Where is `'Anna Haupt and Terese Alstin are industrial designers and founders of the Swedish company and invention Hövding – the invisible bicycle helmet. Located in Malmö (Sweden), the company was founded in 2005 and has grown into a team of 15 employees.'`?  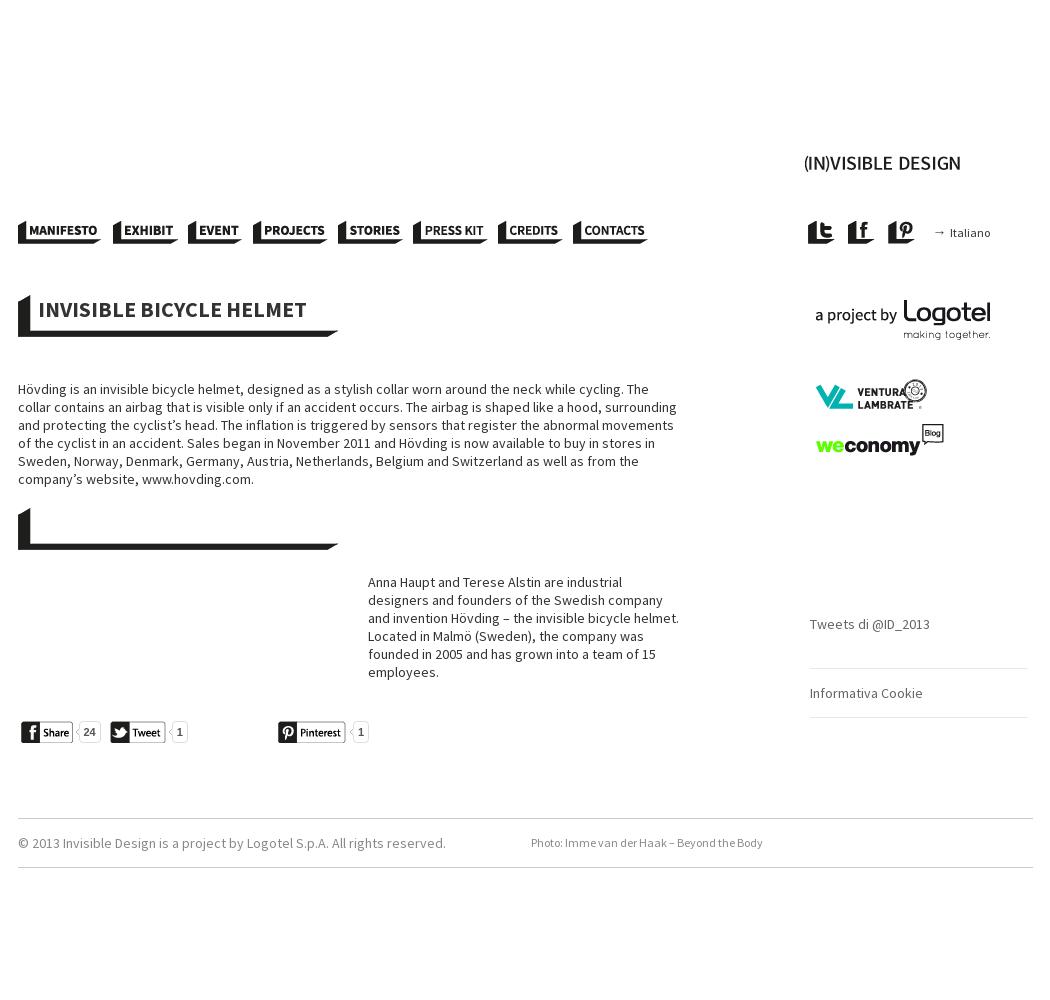 'Anna Haupt and Terese Alstin are industrial designers and founders of the Swedish company and invention Hövding – the invisible bicycle helmet. Located in Malmö (Sweden), the company was founded in 2005 and has grown into a team of 15 employees.' is located at coordinates (521, 627).